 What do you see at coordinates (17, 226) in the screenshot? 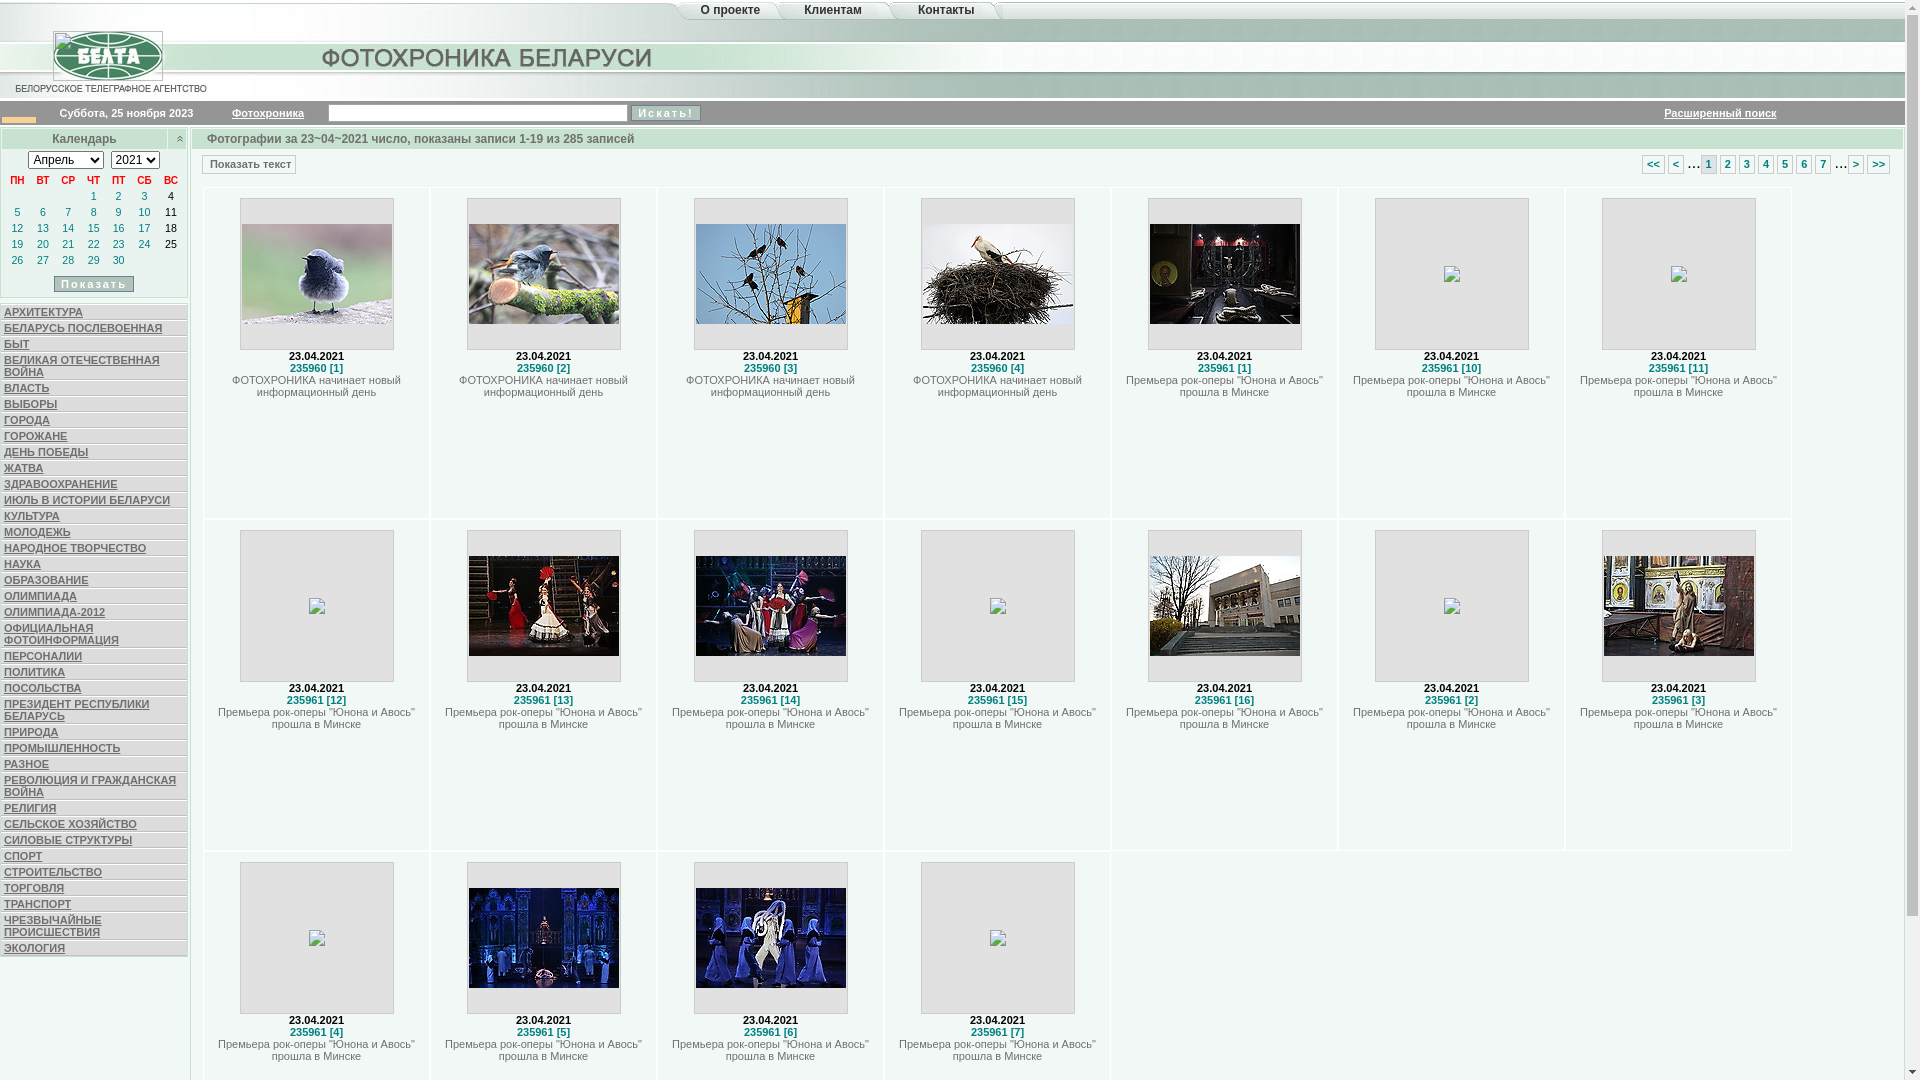
I see `'12'` at bounding box center [17, 226].